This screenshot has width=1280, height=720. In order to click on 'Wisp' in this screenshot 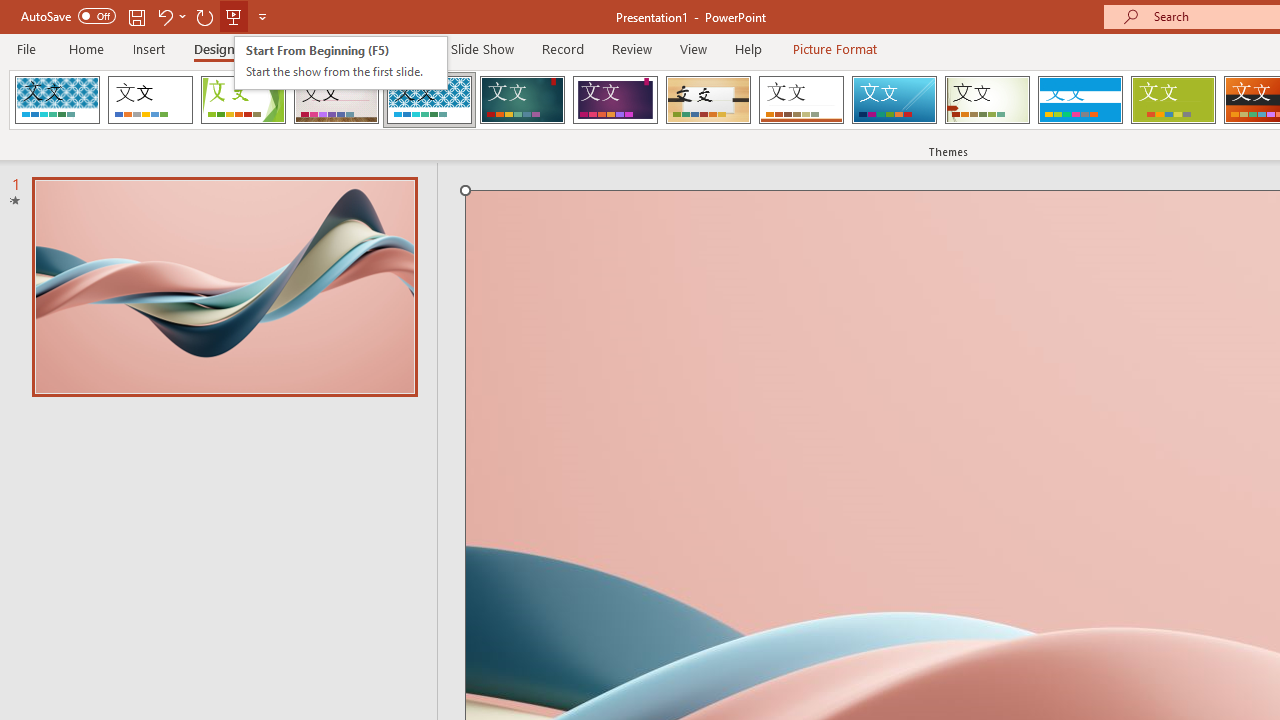, I will do `click(987, 100)`.